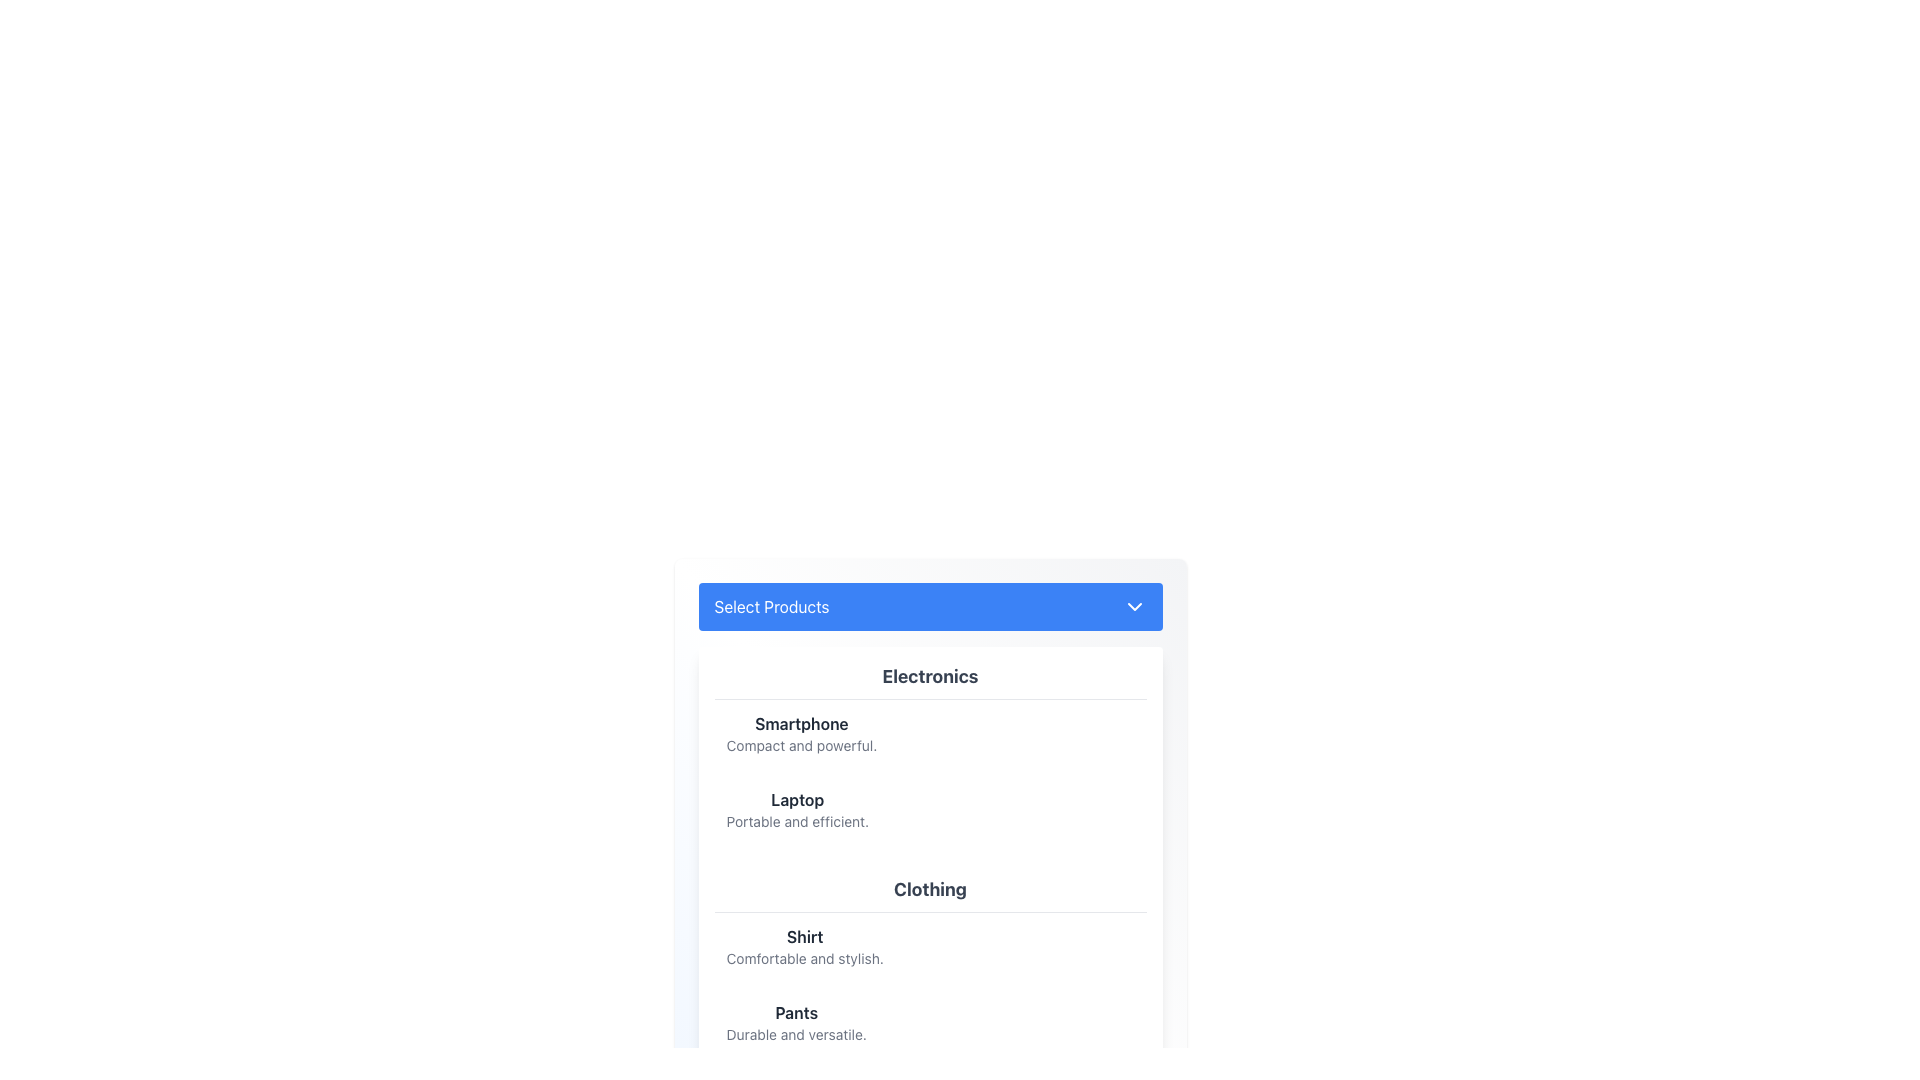  What do you see at coordinates (805, 958) in the screenshot?
I see `the text label element that provides a descriptive summary of the 'Shirt' item, located below the 'Shirt' text in the 'Clothing' category` at bounding box center [805, 958].